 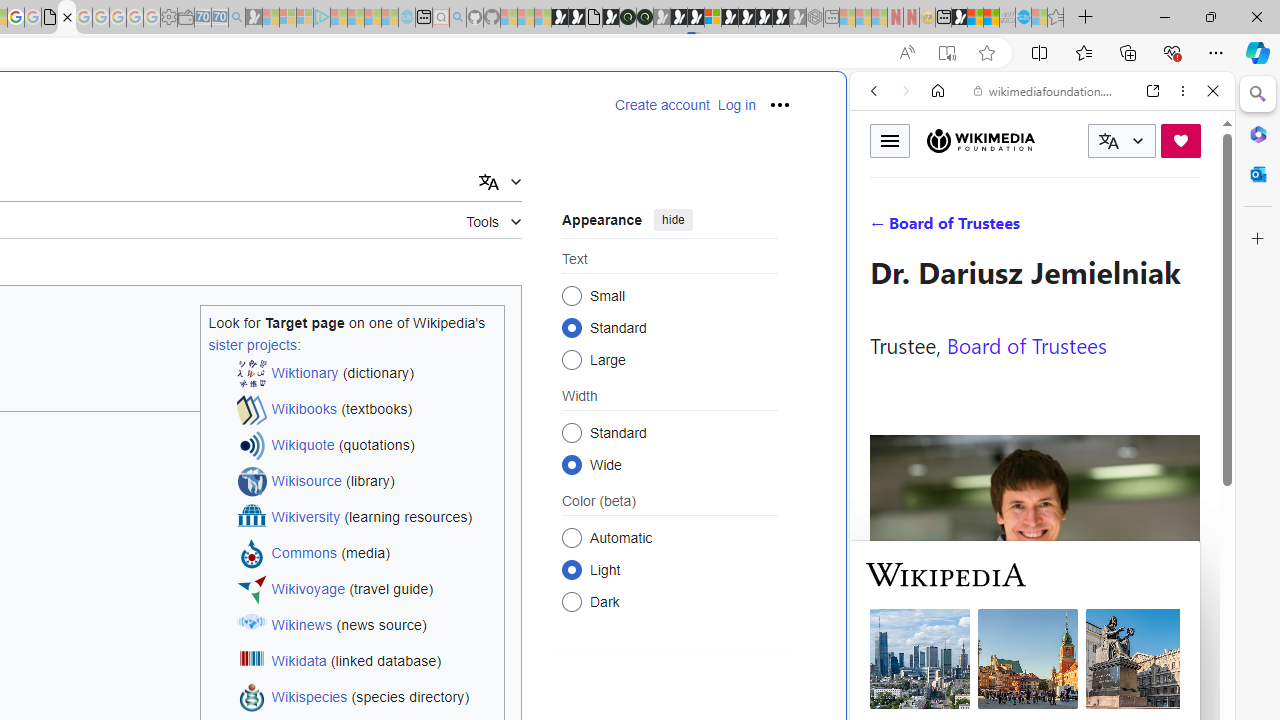 What do you see at coordinates (305, 481) in the screenshot?
I see `'Wikisource'` at bounding box center [305, 481].